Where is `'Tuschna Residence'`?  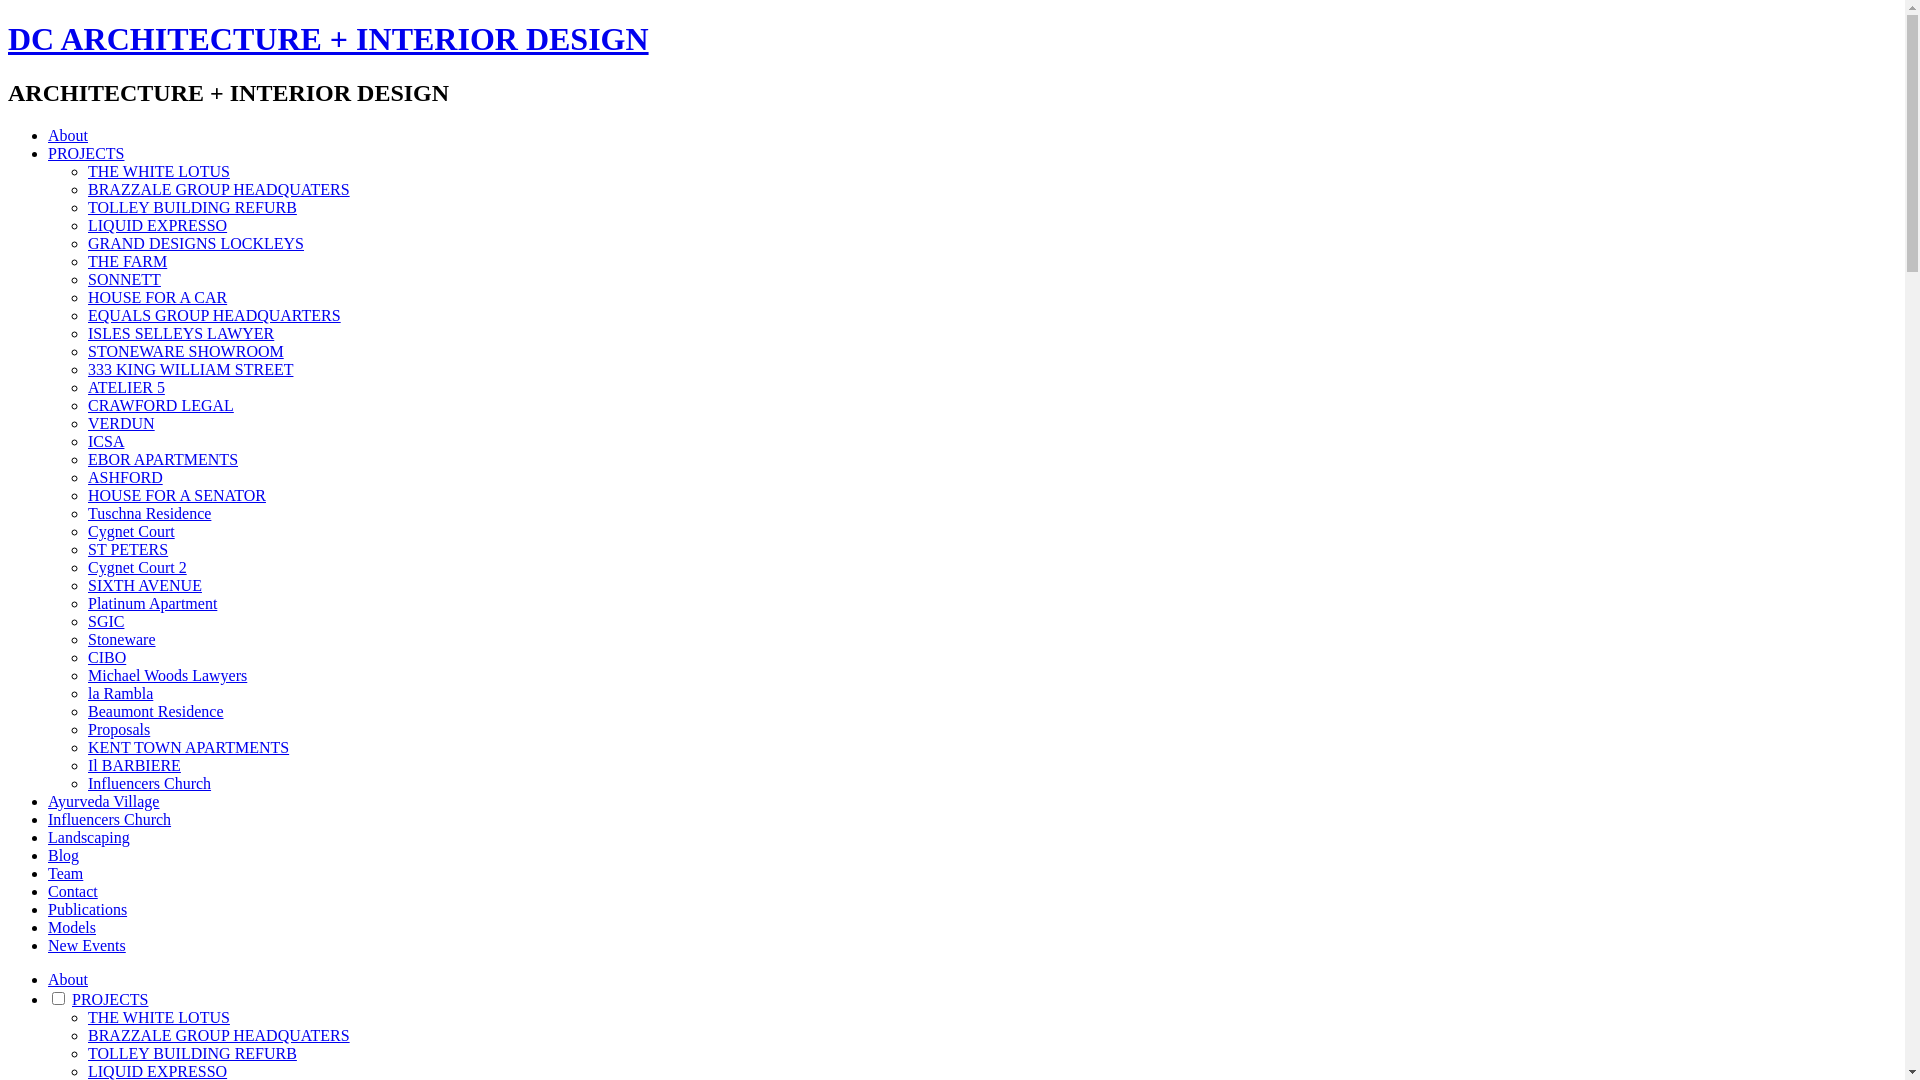
'Tuschna Residence' is located at coordinates (148, 512).